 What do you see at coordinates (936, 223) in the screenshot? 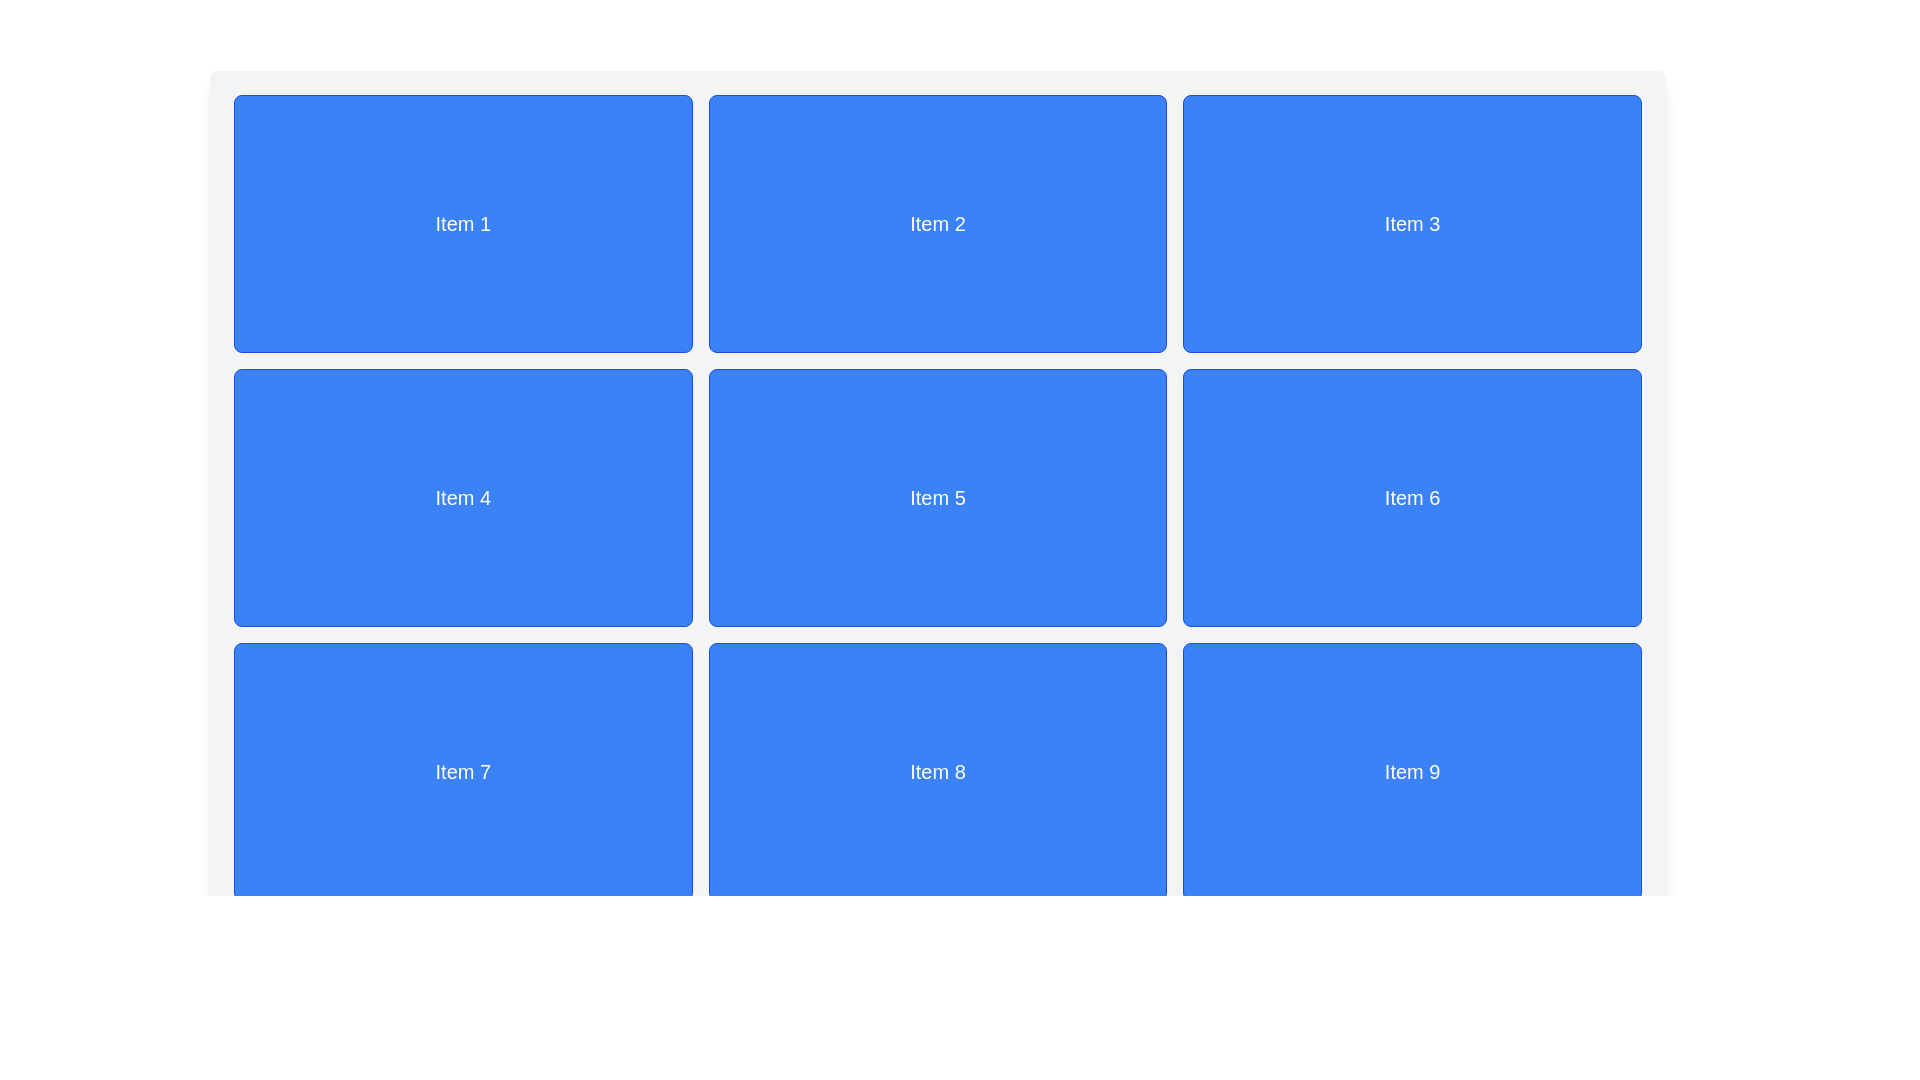
I see `the blue rectangular box with rounded corners that contains the centered white text 'Item 2'` at bounding box center [936, 223].